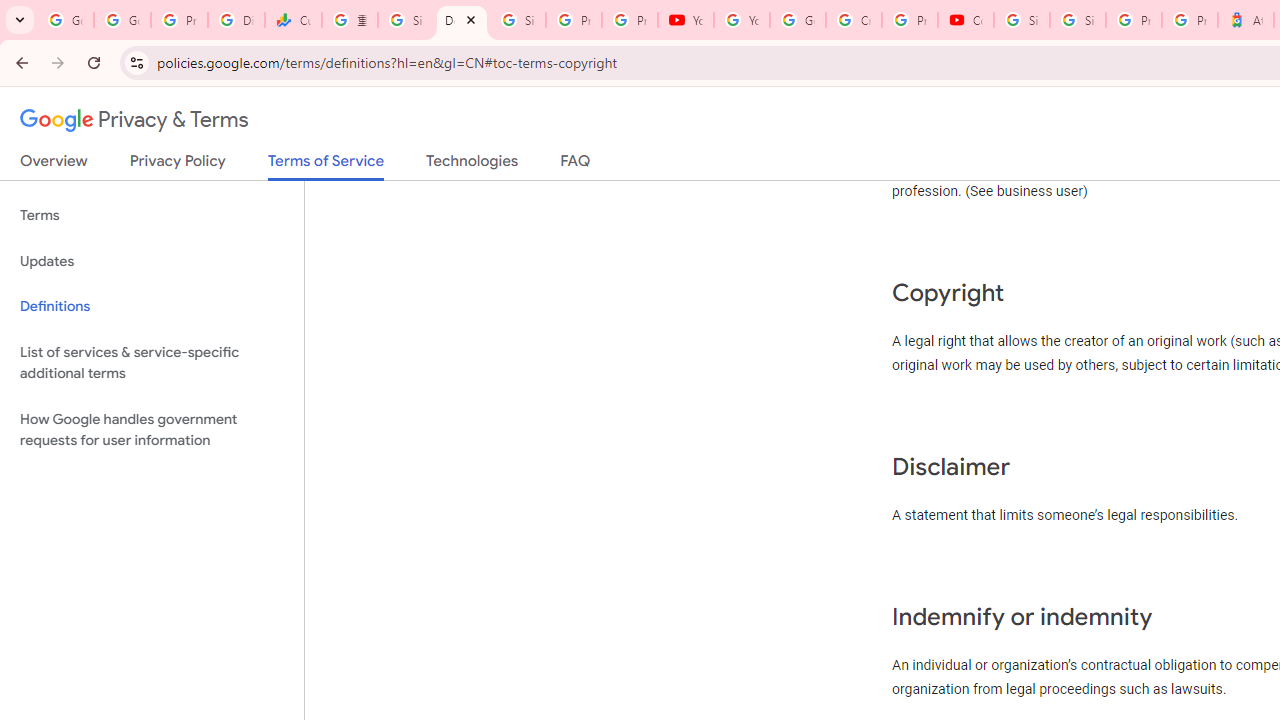 The height and width of the screenshot is (720, 1280). Describe the element at coordinates (741, 20) in the screenshot. I see `'YouTube'` at that location.